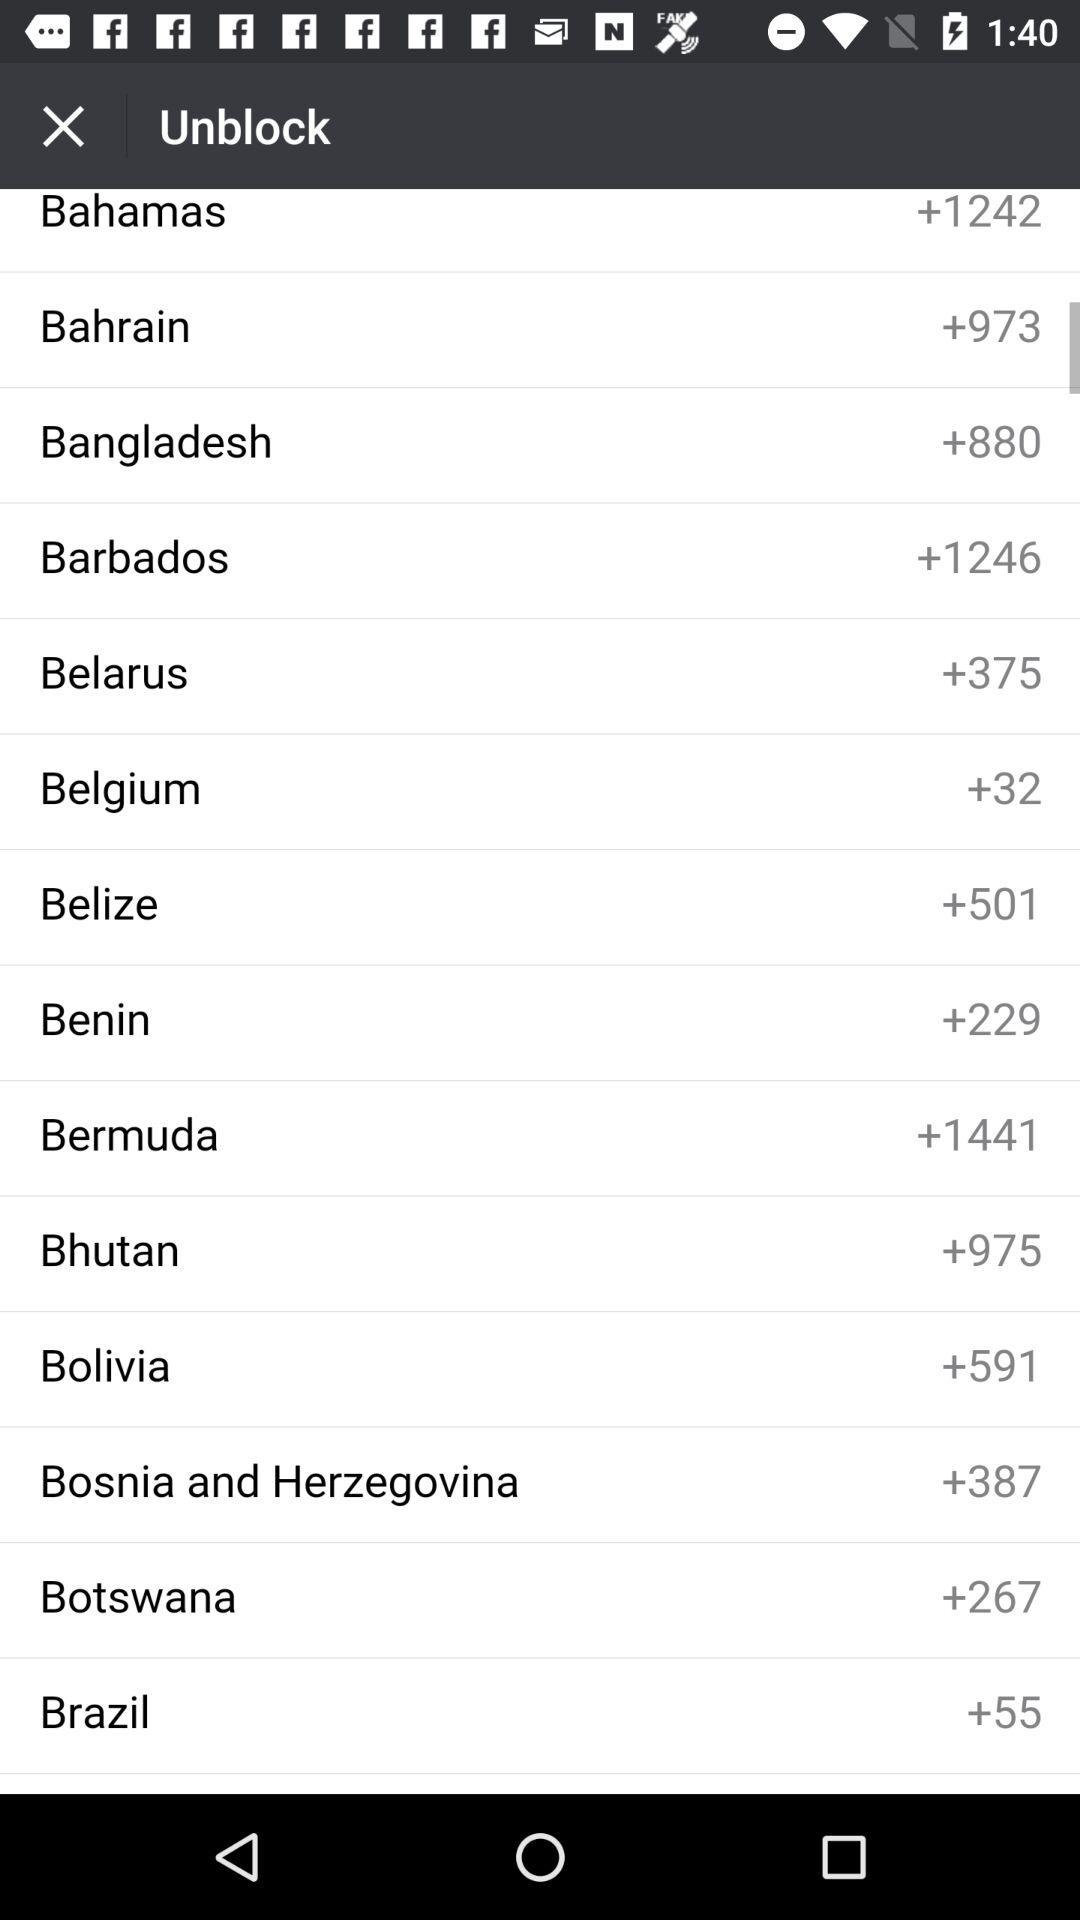 This screenshot has height=1920, width=1080. What do you see at coordinates (540, 991) in the screenshot?
I see `article in middle` at bounding box center [540, 991].